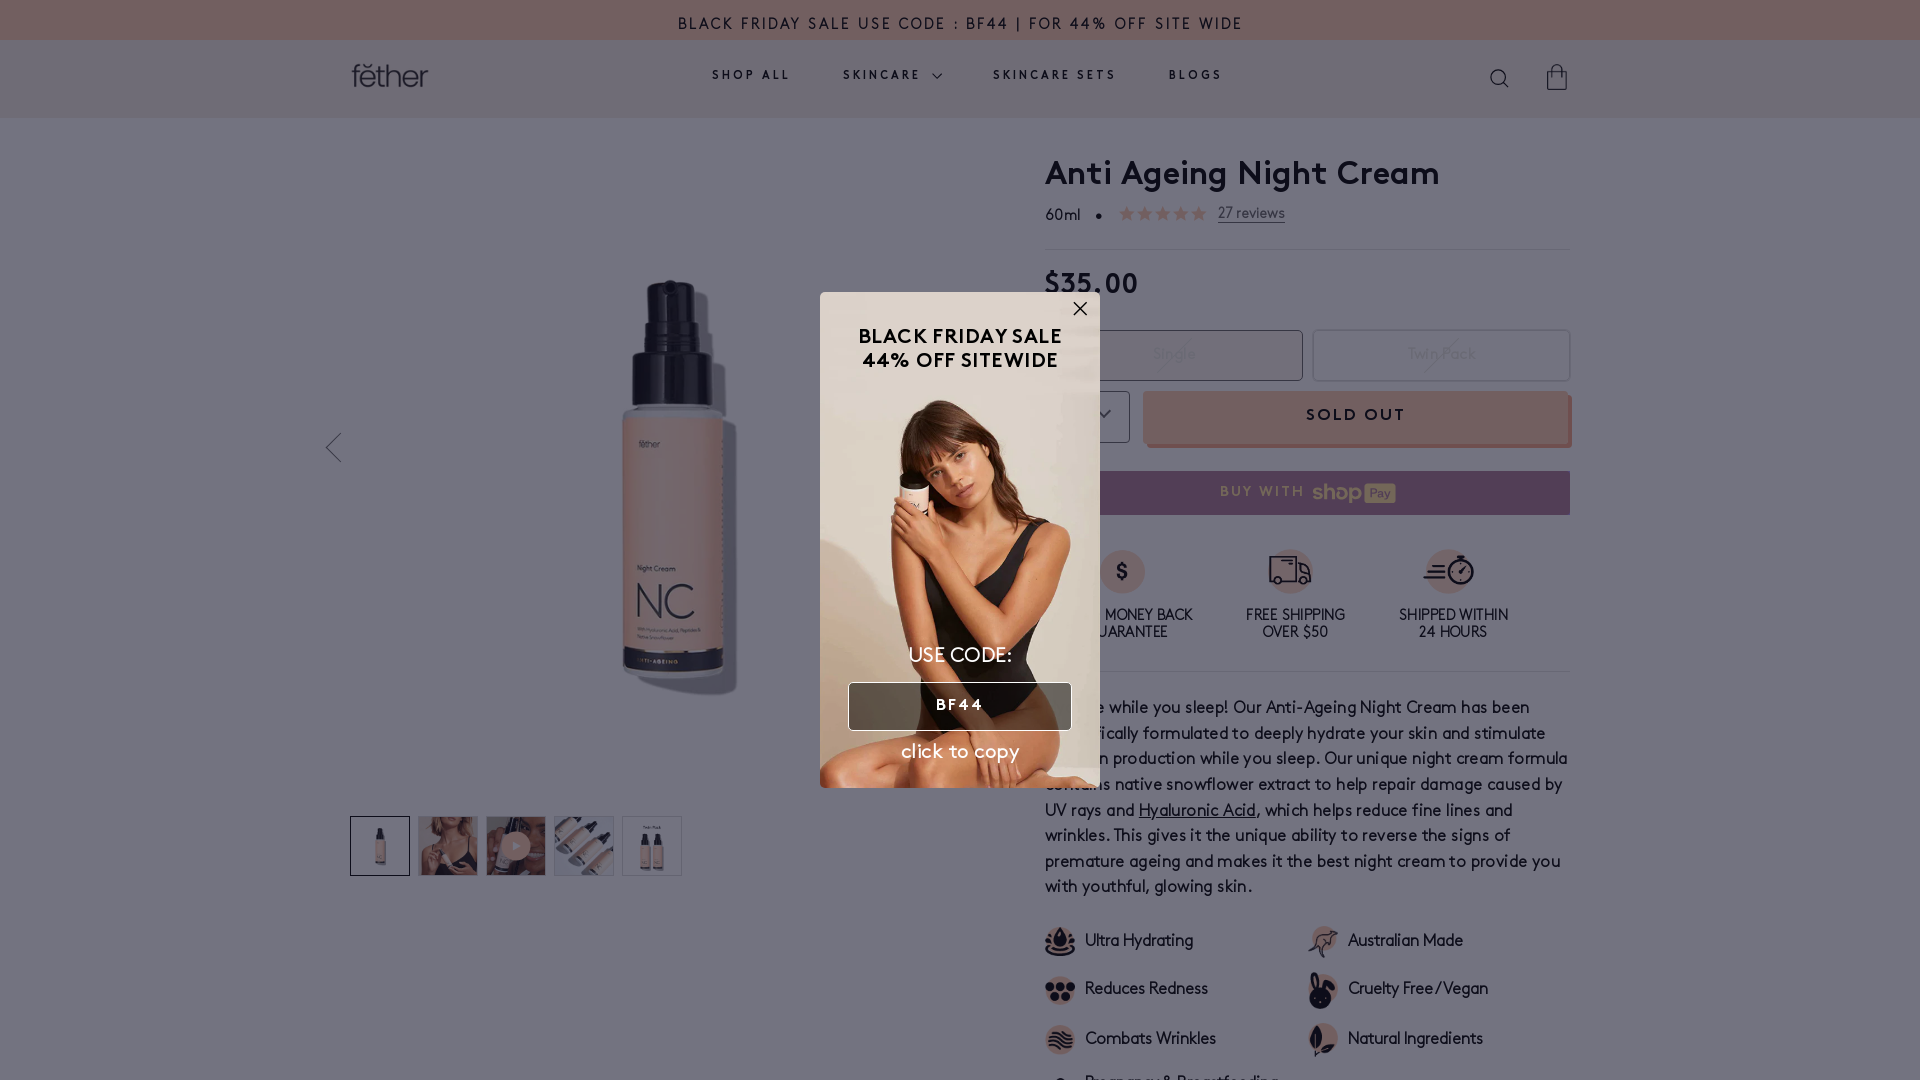  I want to click on 'SKINCARE SETS', so click(1054, 76).